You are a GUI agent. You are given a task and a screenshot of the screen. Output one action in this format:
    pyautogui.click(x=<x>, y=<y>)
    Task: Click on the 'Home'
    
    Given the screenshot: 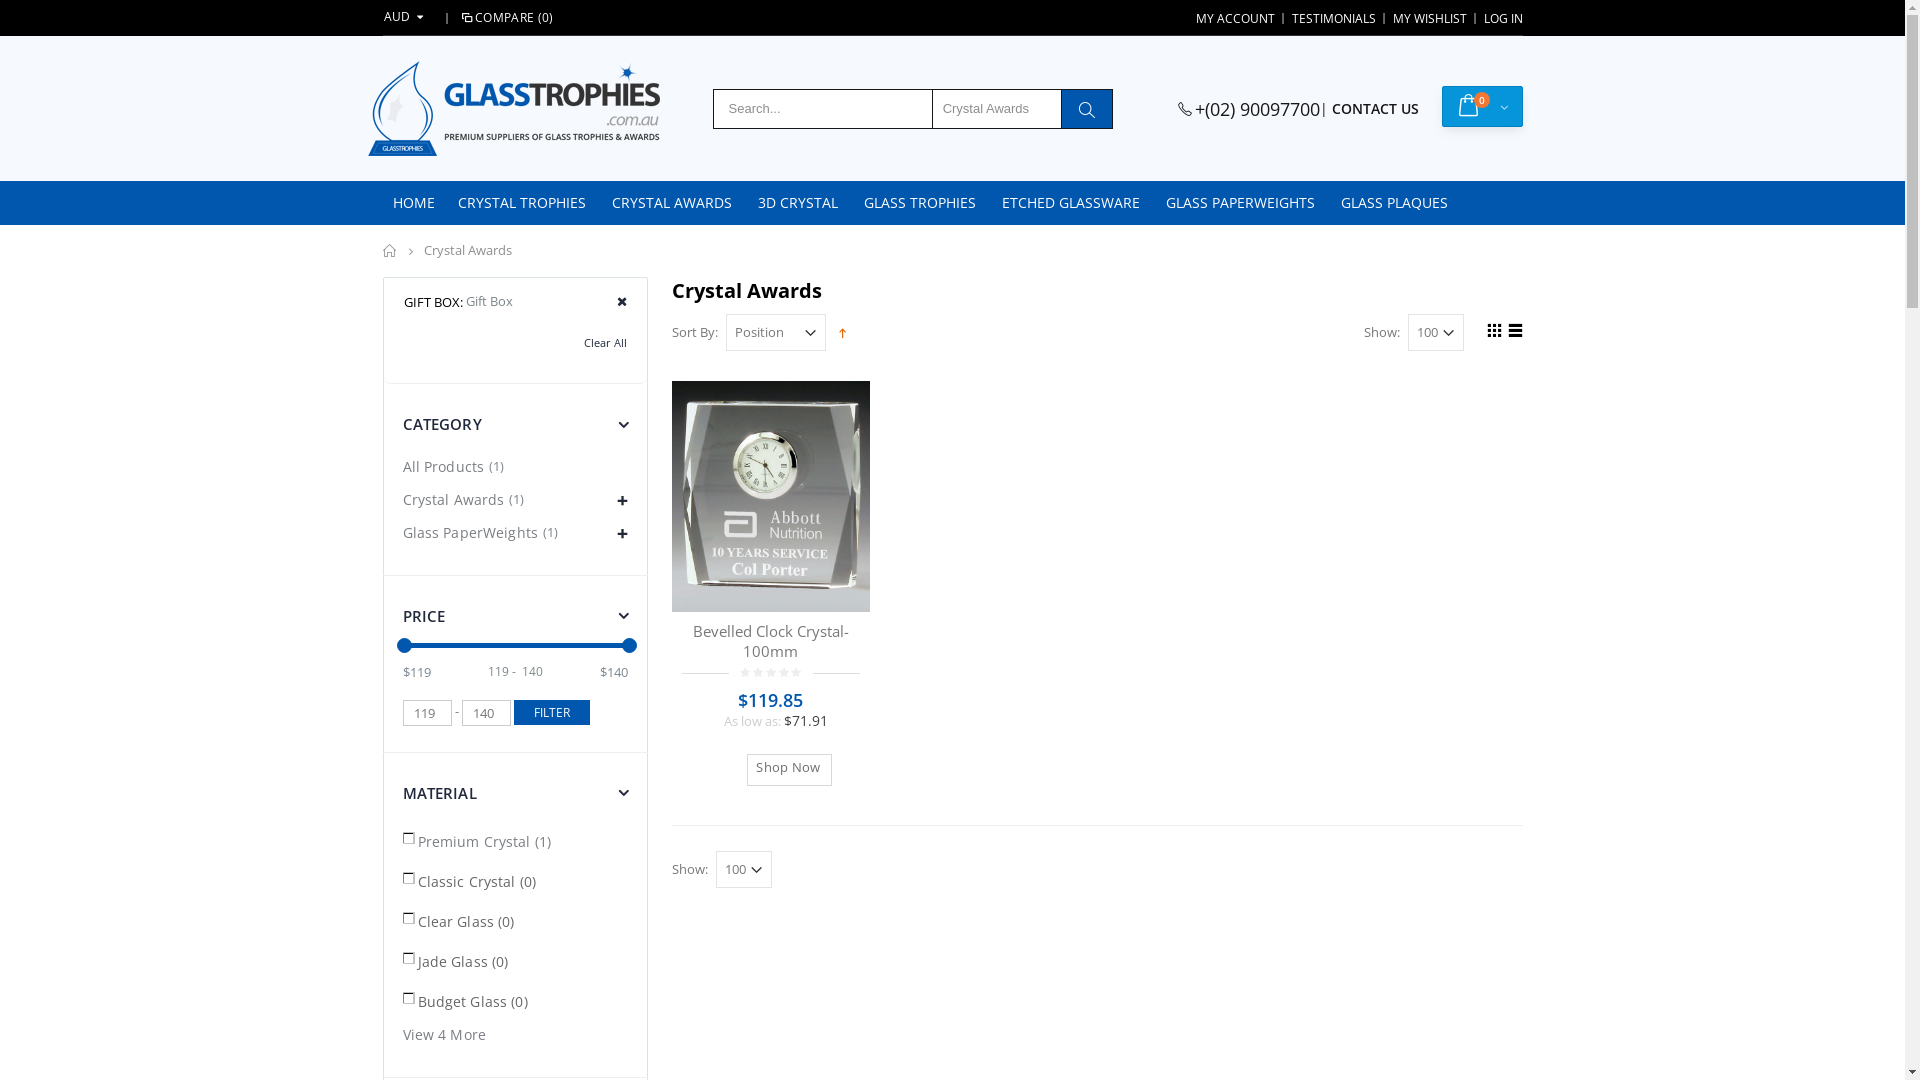 What is the action you would take?
    pyautogui.click(x=382, y=249)
    